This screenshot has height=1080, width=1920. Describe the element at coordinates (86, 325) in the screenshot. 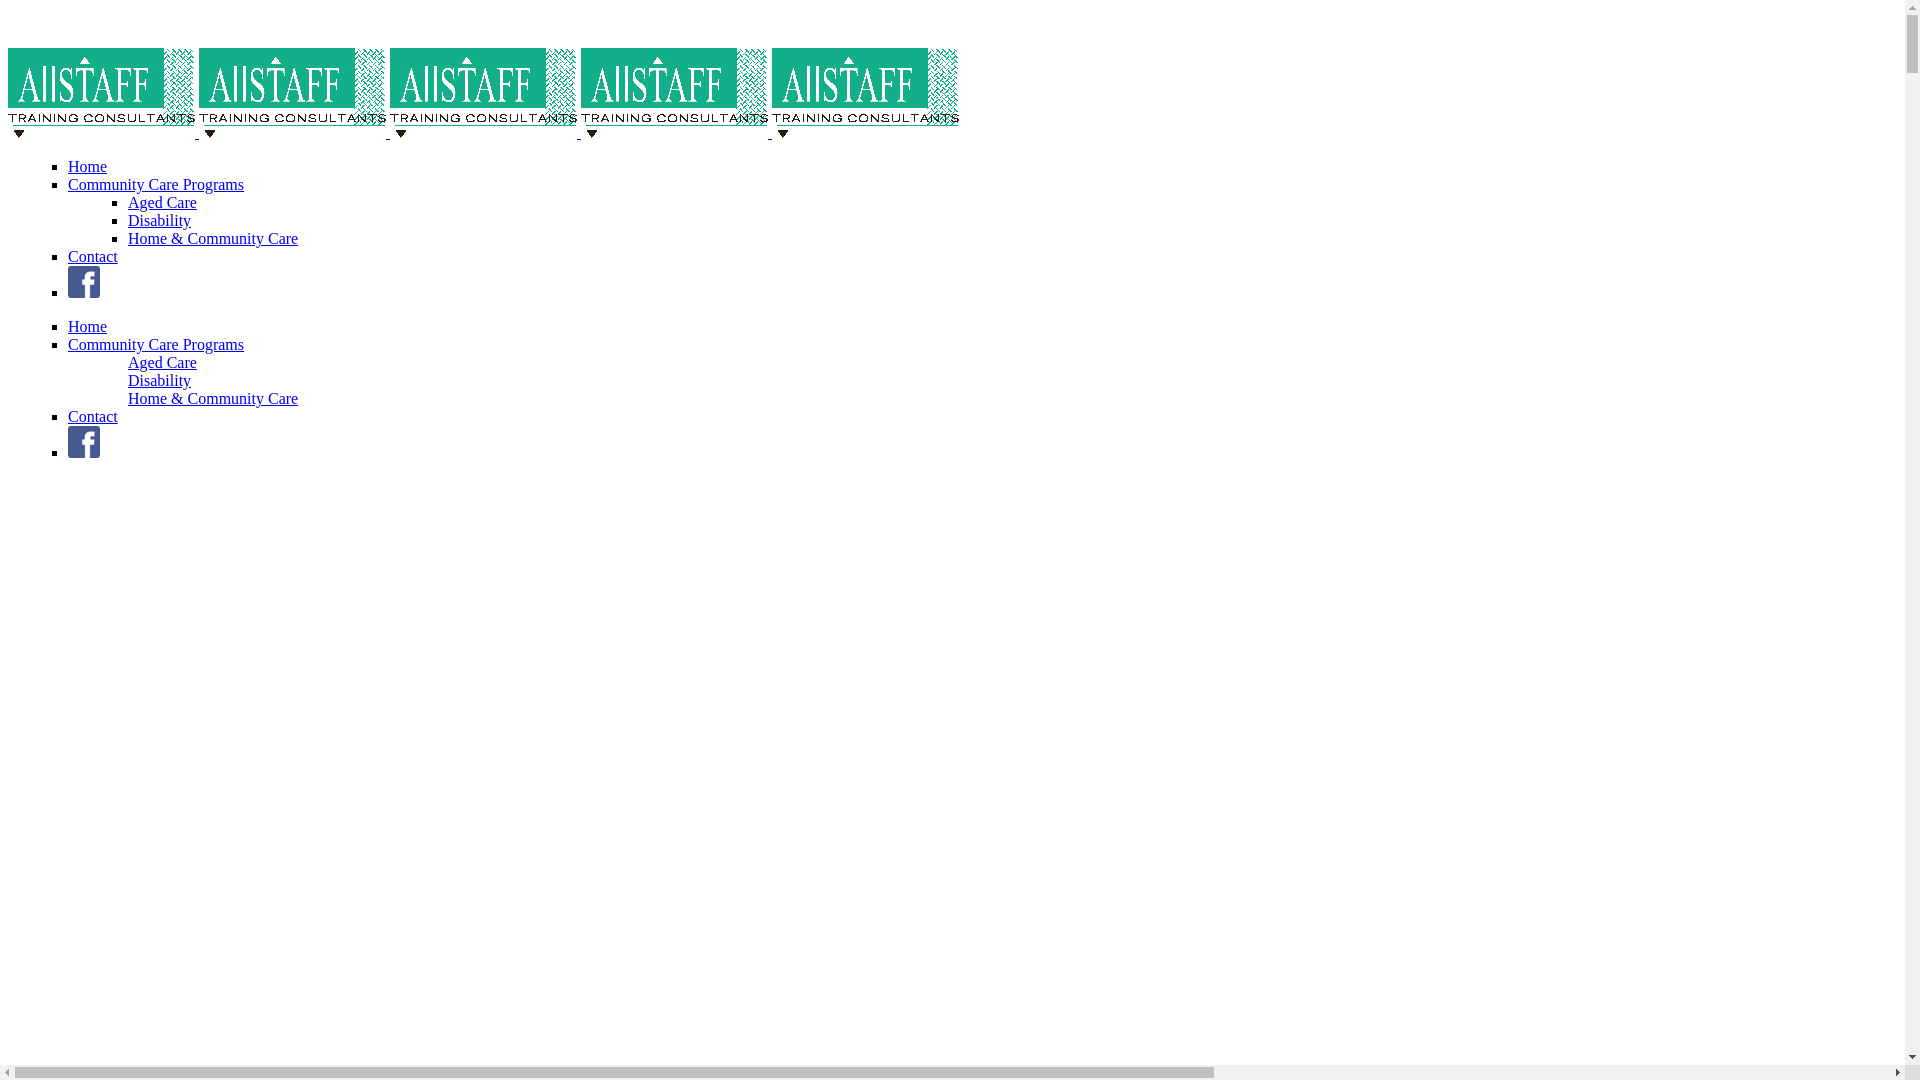

I see `'Home'` at that location.